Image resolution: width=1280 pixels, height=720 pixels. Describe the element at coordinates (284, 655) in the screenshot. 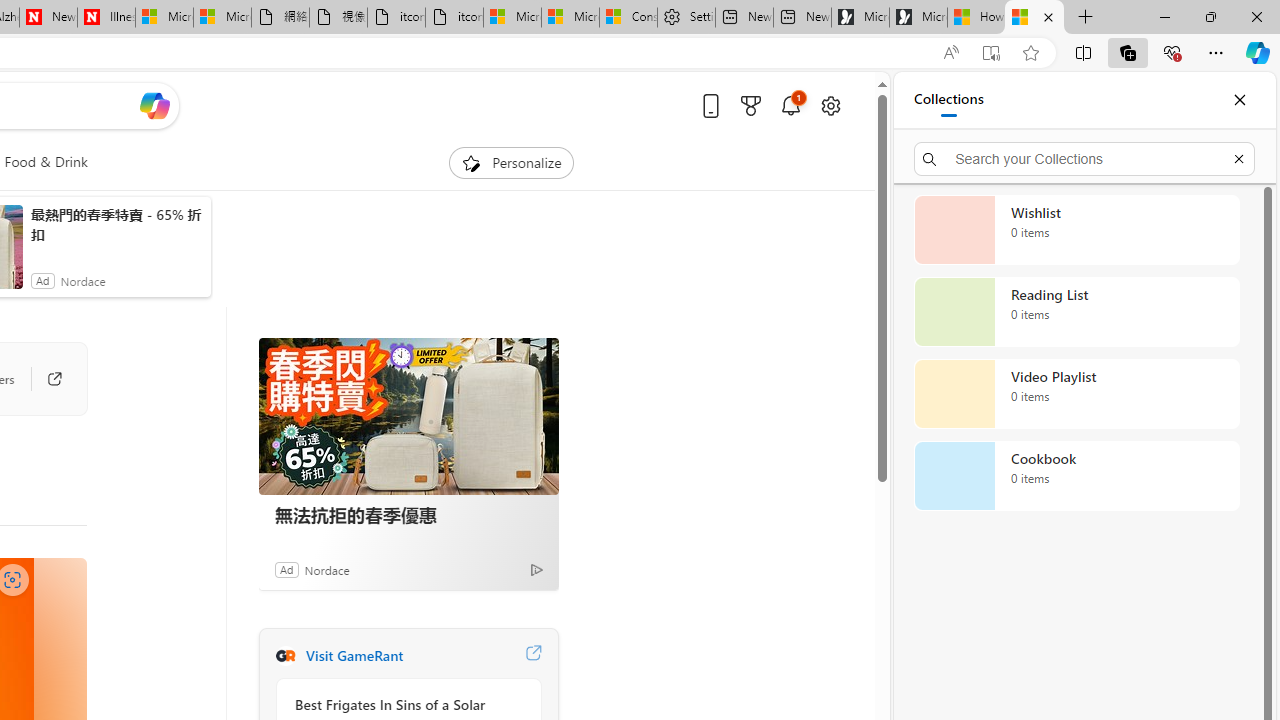

I see `'GameRant'` at that location.